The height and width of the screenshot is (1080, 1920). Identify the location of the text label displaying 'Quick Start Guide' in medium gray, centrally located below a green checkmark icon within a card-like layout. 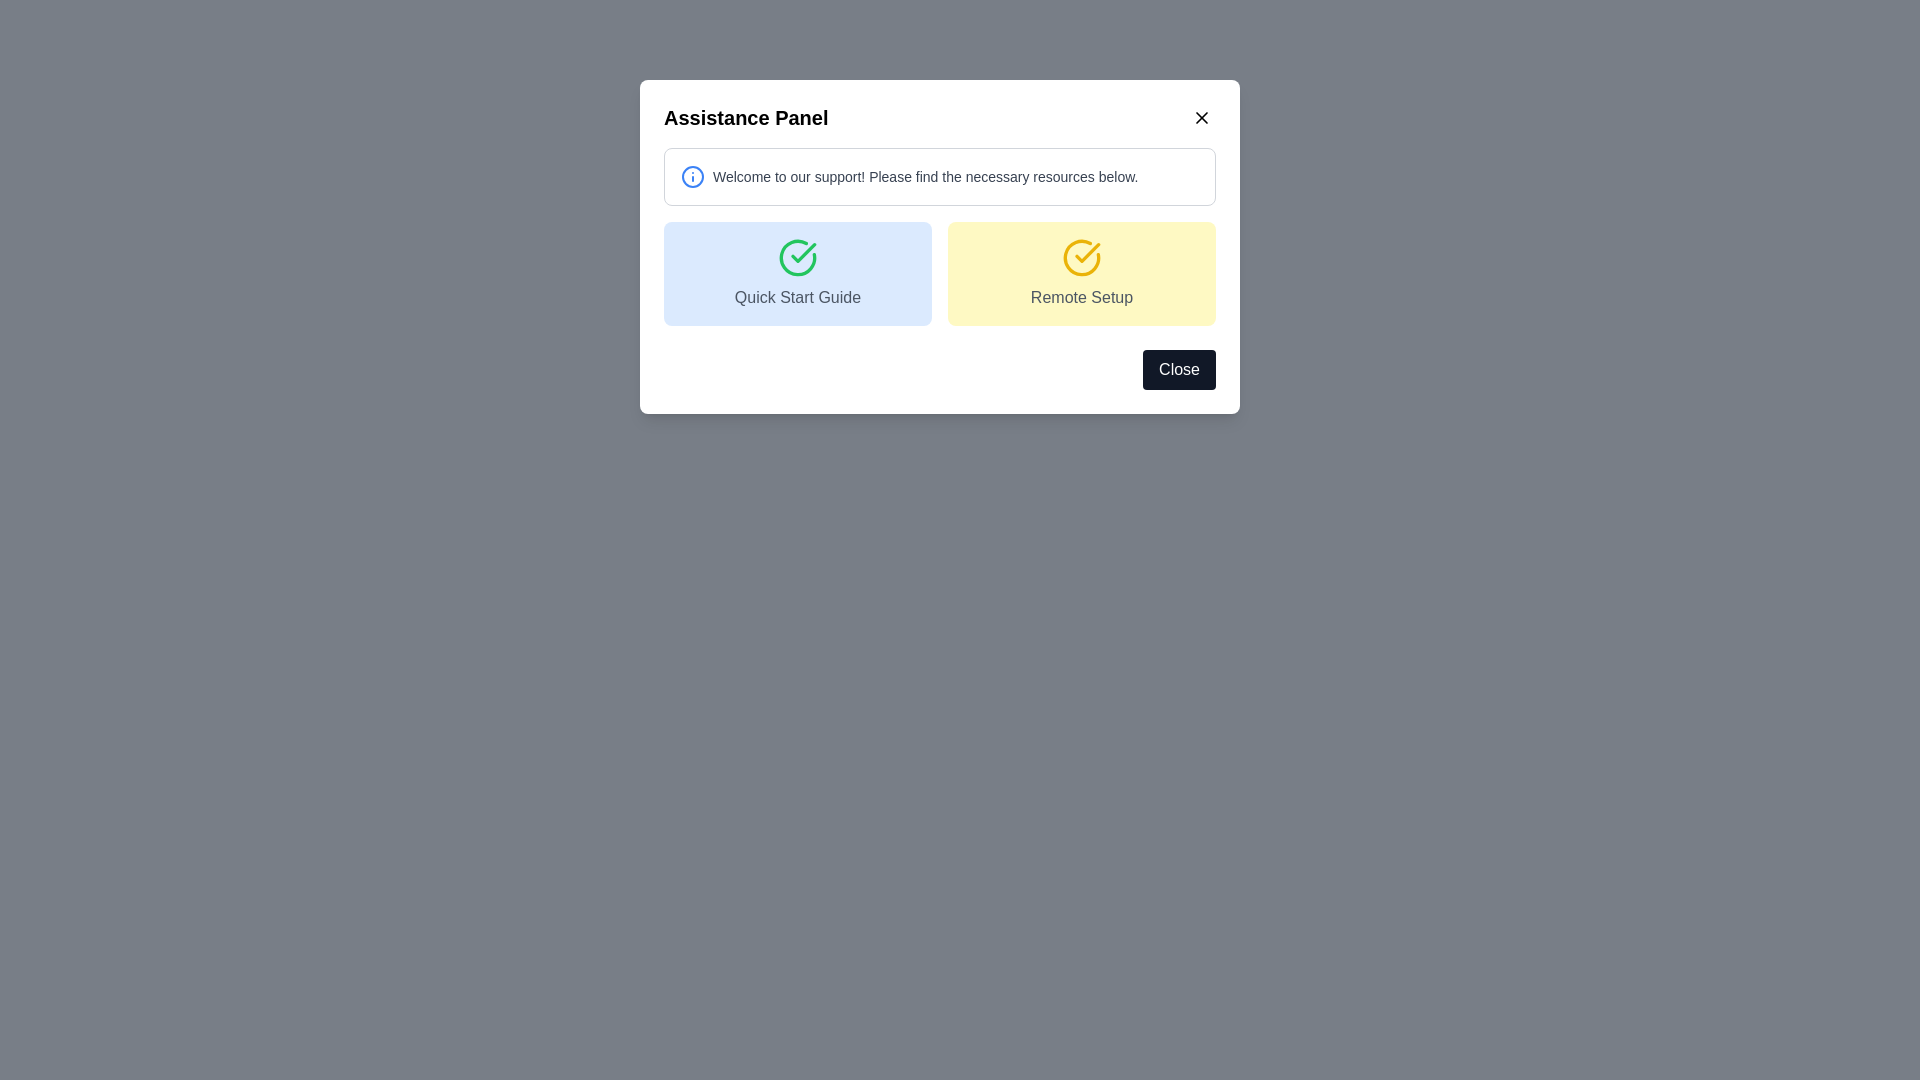
(796, 297).